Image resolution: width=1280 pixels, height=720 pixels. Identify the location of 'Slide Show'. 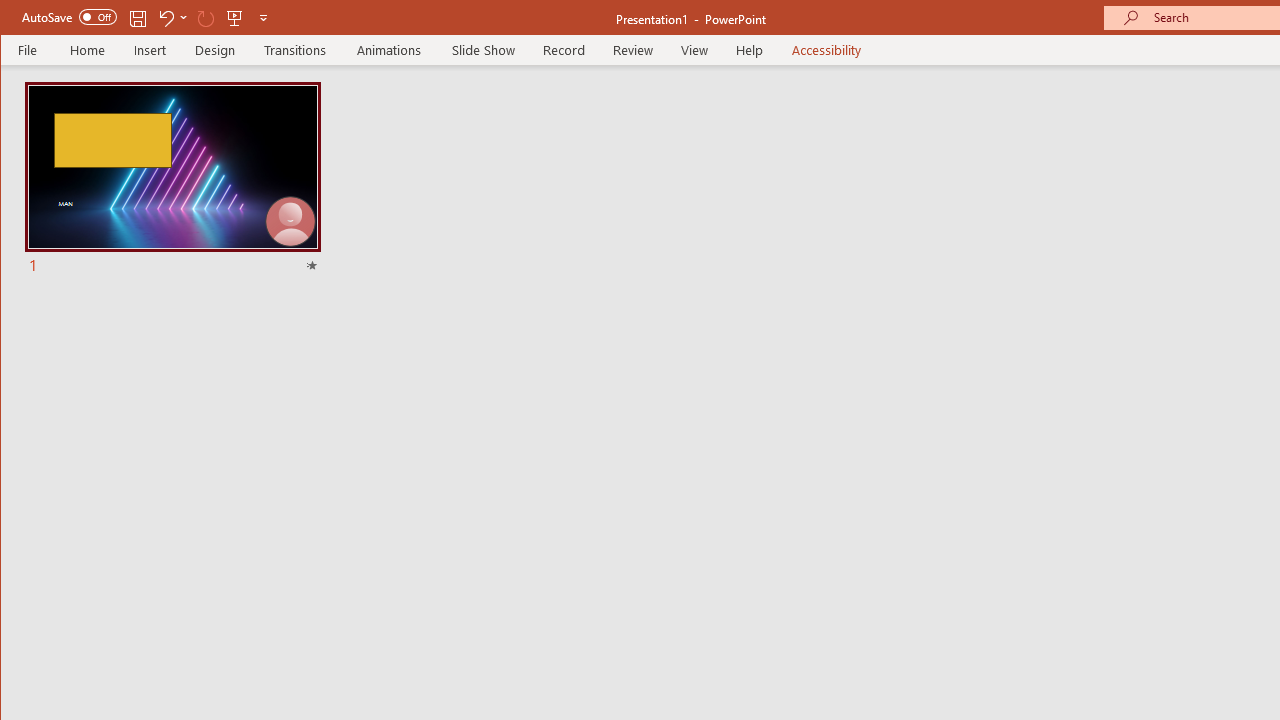
(483, 49).